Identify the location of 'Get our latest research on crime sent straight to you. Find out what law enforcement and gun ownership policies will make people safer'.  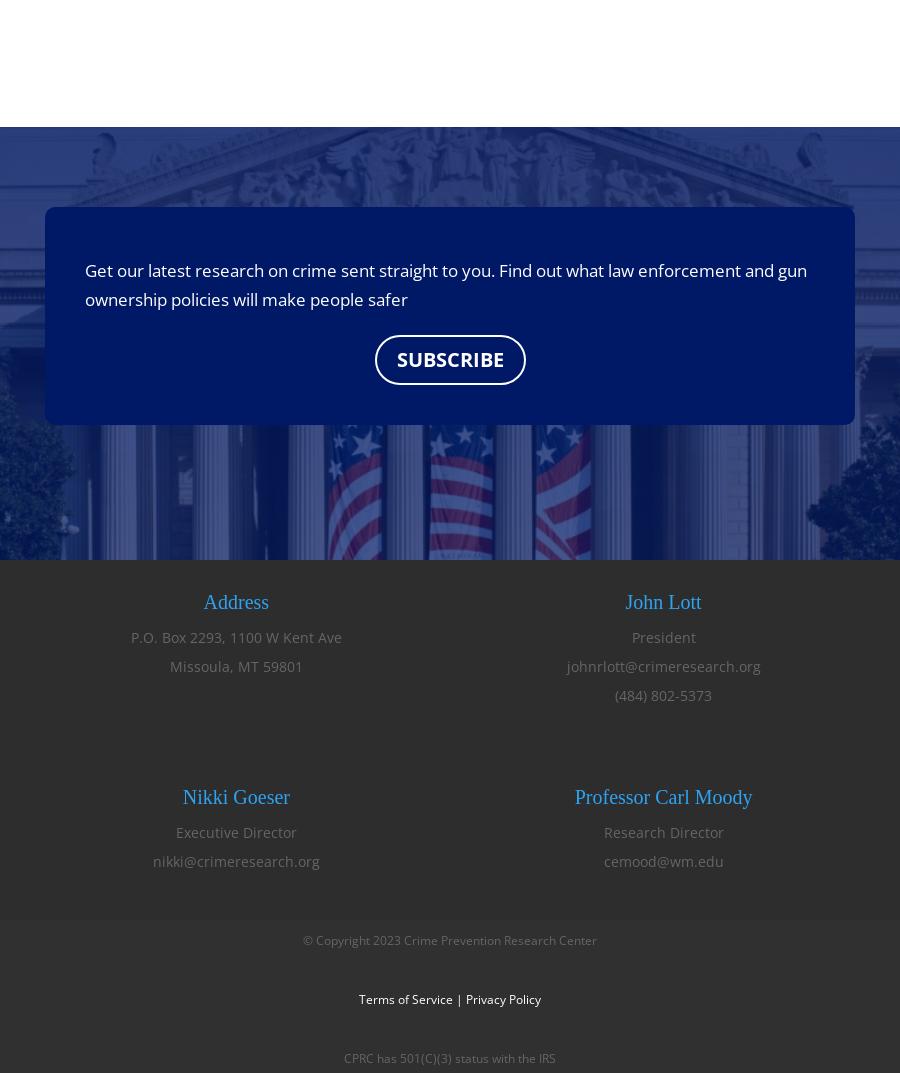
(83, 283).